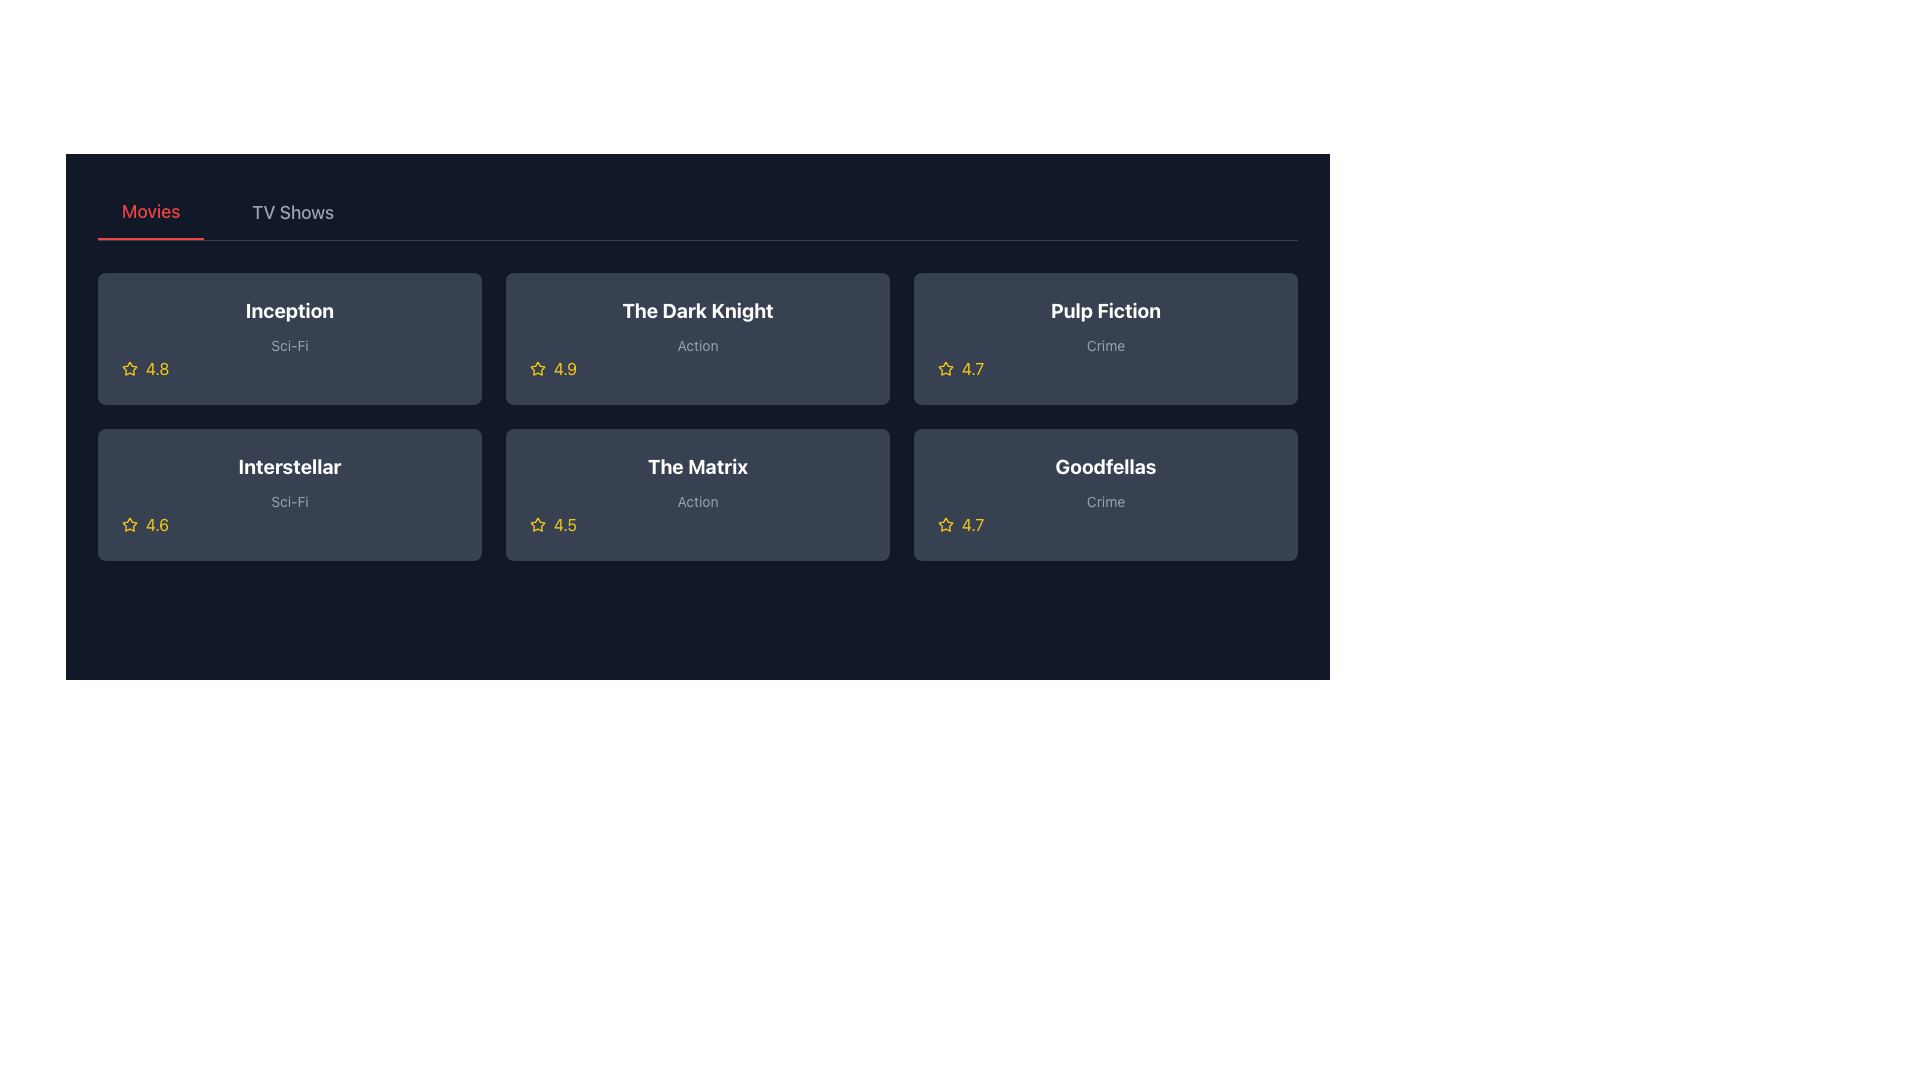 The image size is (1920, 1080). I want to click on the yellow star icon located in the bottom-left section of the card labeled 'The Matrix', so click(537, 523).